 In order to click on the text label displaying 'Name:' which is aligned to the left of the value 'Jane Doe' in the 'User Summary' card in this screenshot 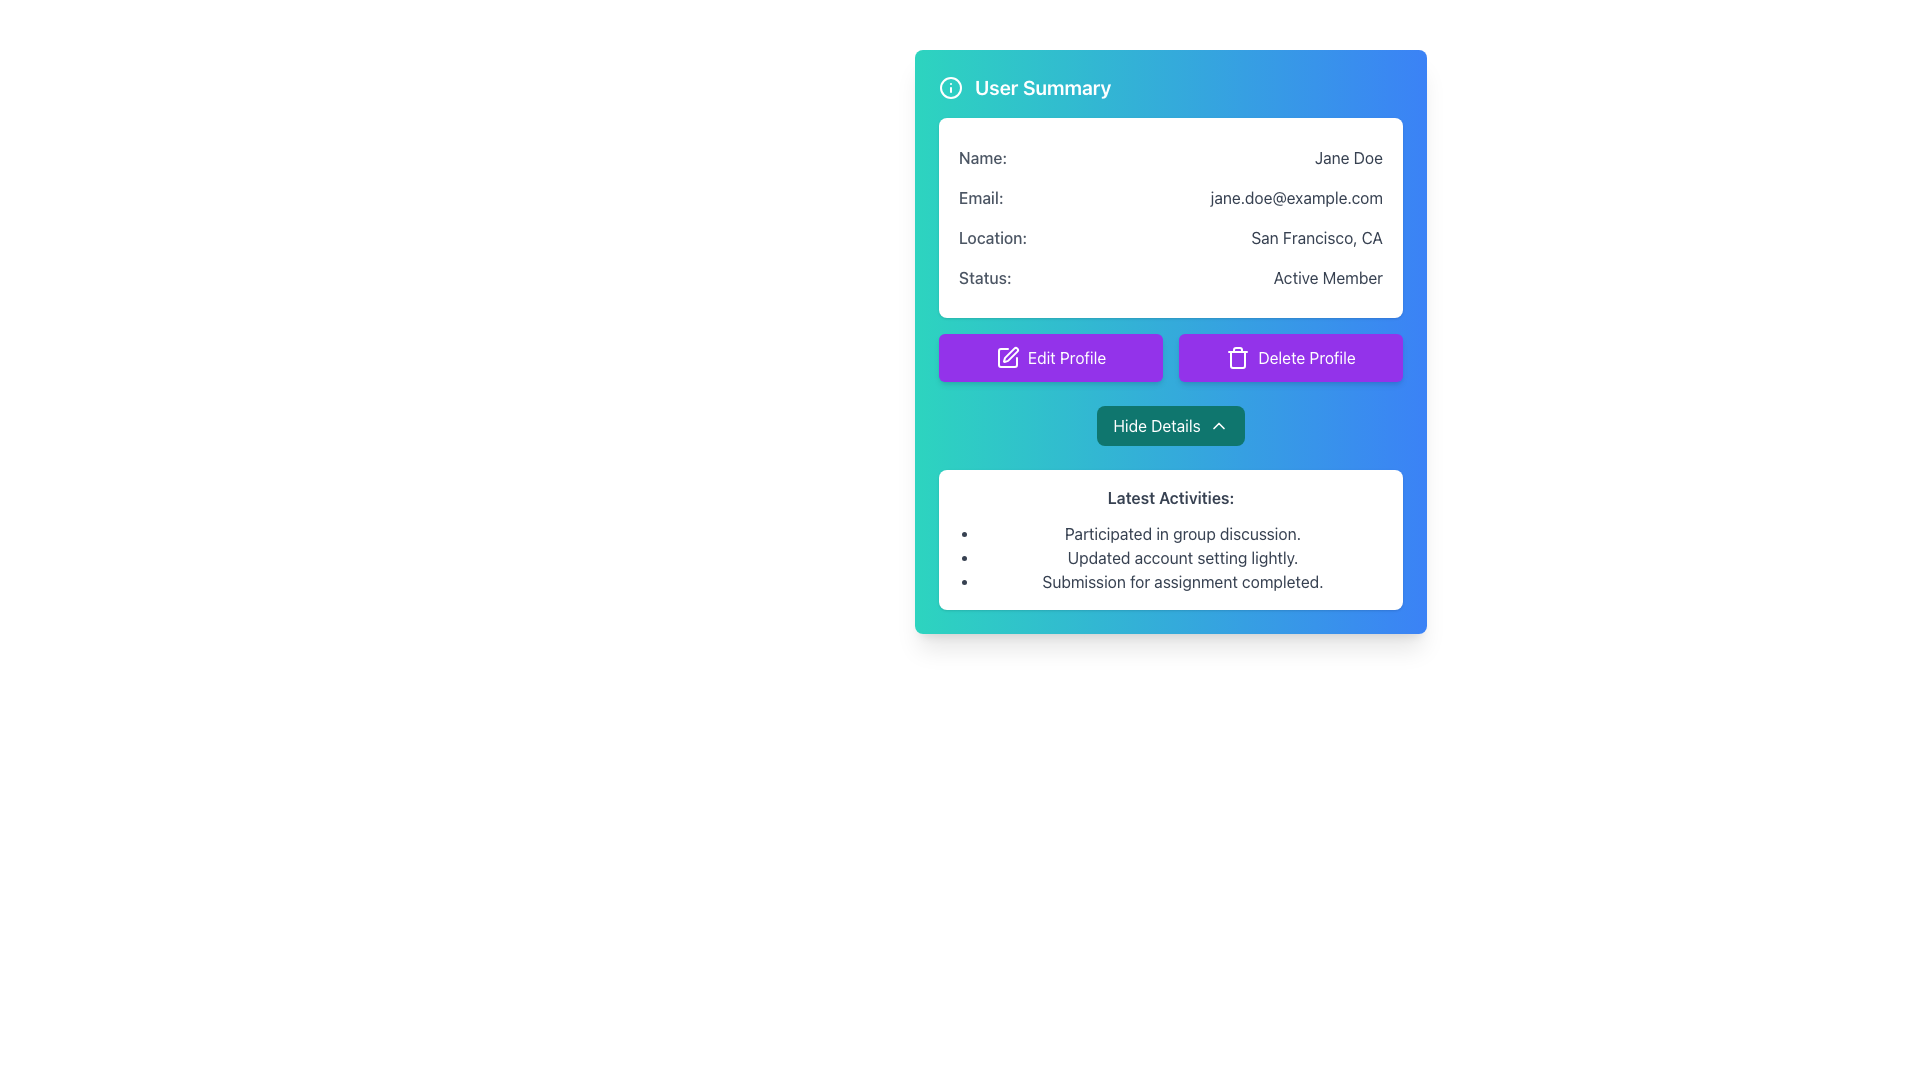, I will do `click(983, 157)`.